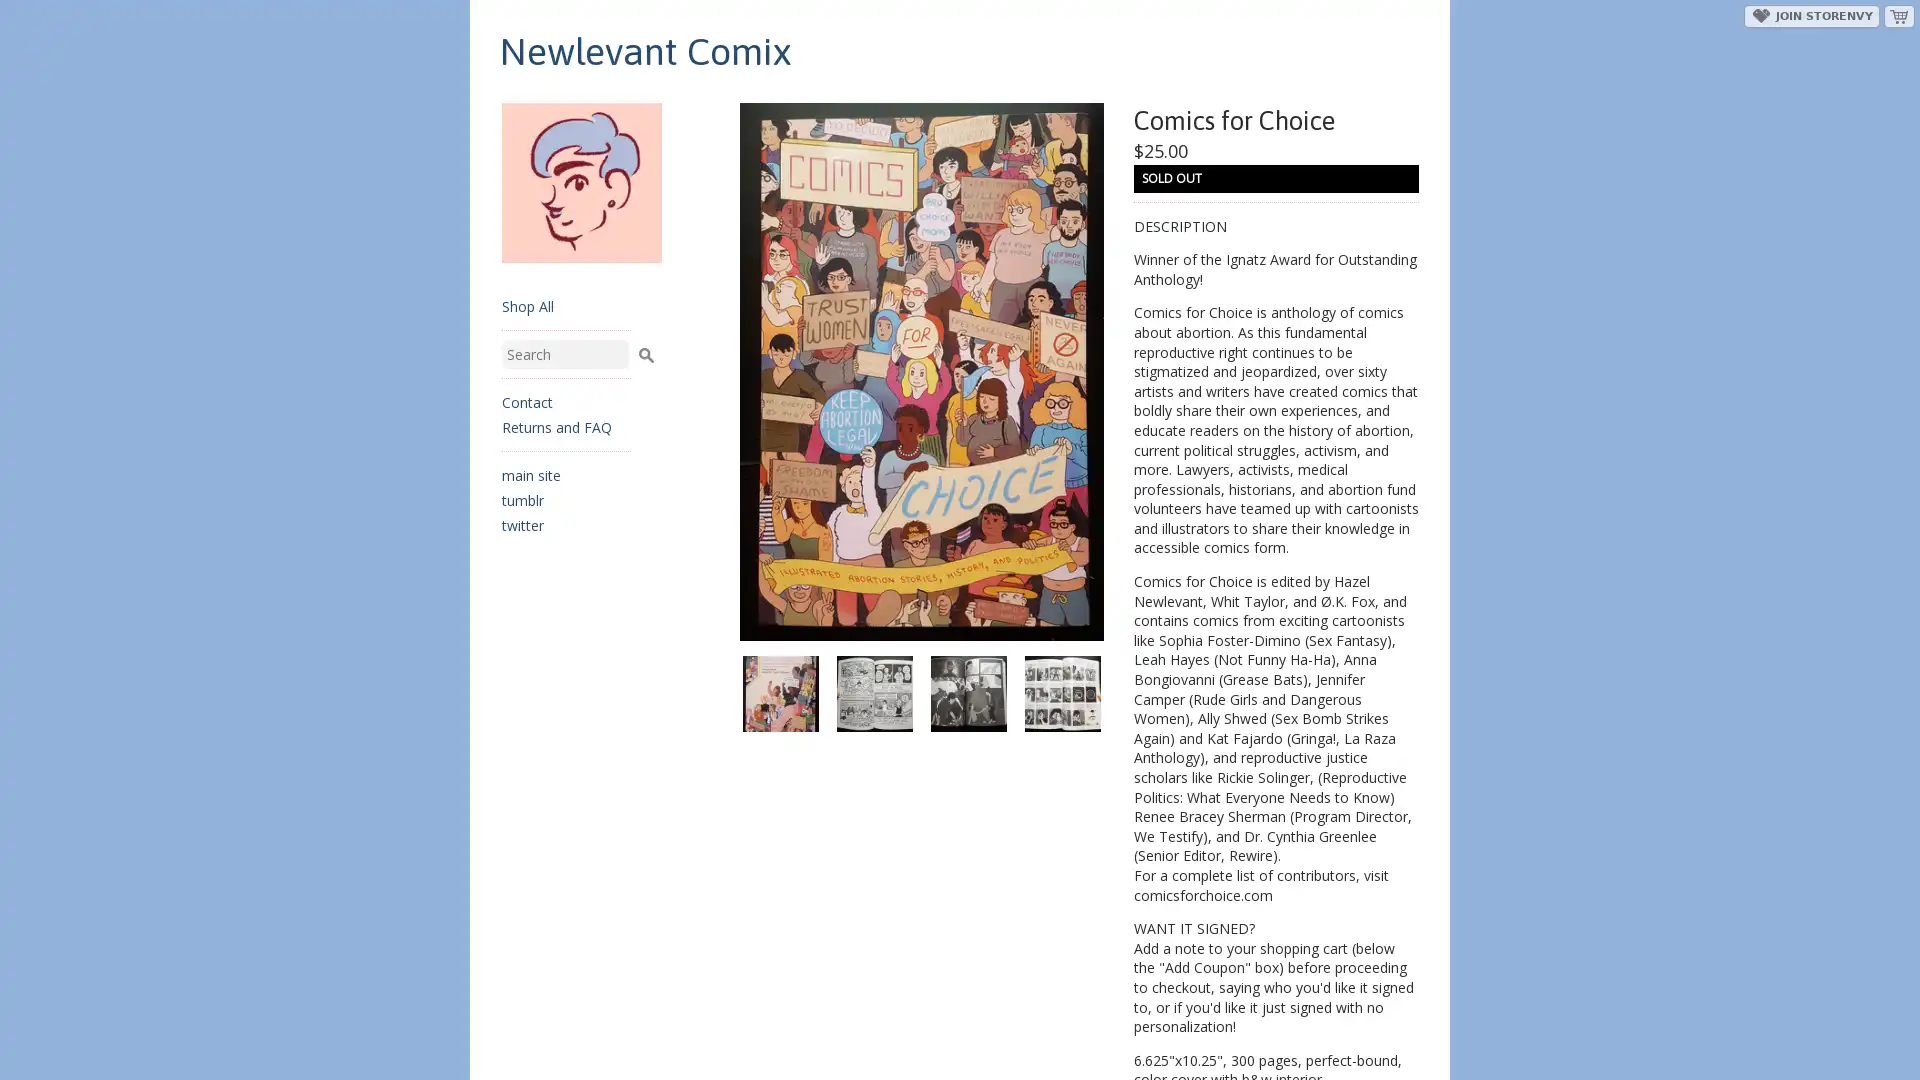 Image resolution: width=1920 pixels, height=1080 pixels. I want to click on Search, so click(645, 351).